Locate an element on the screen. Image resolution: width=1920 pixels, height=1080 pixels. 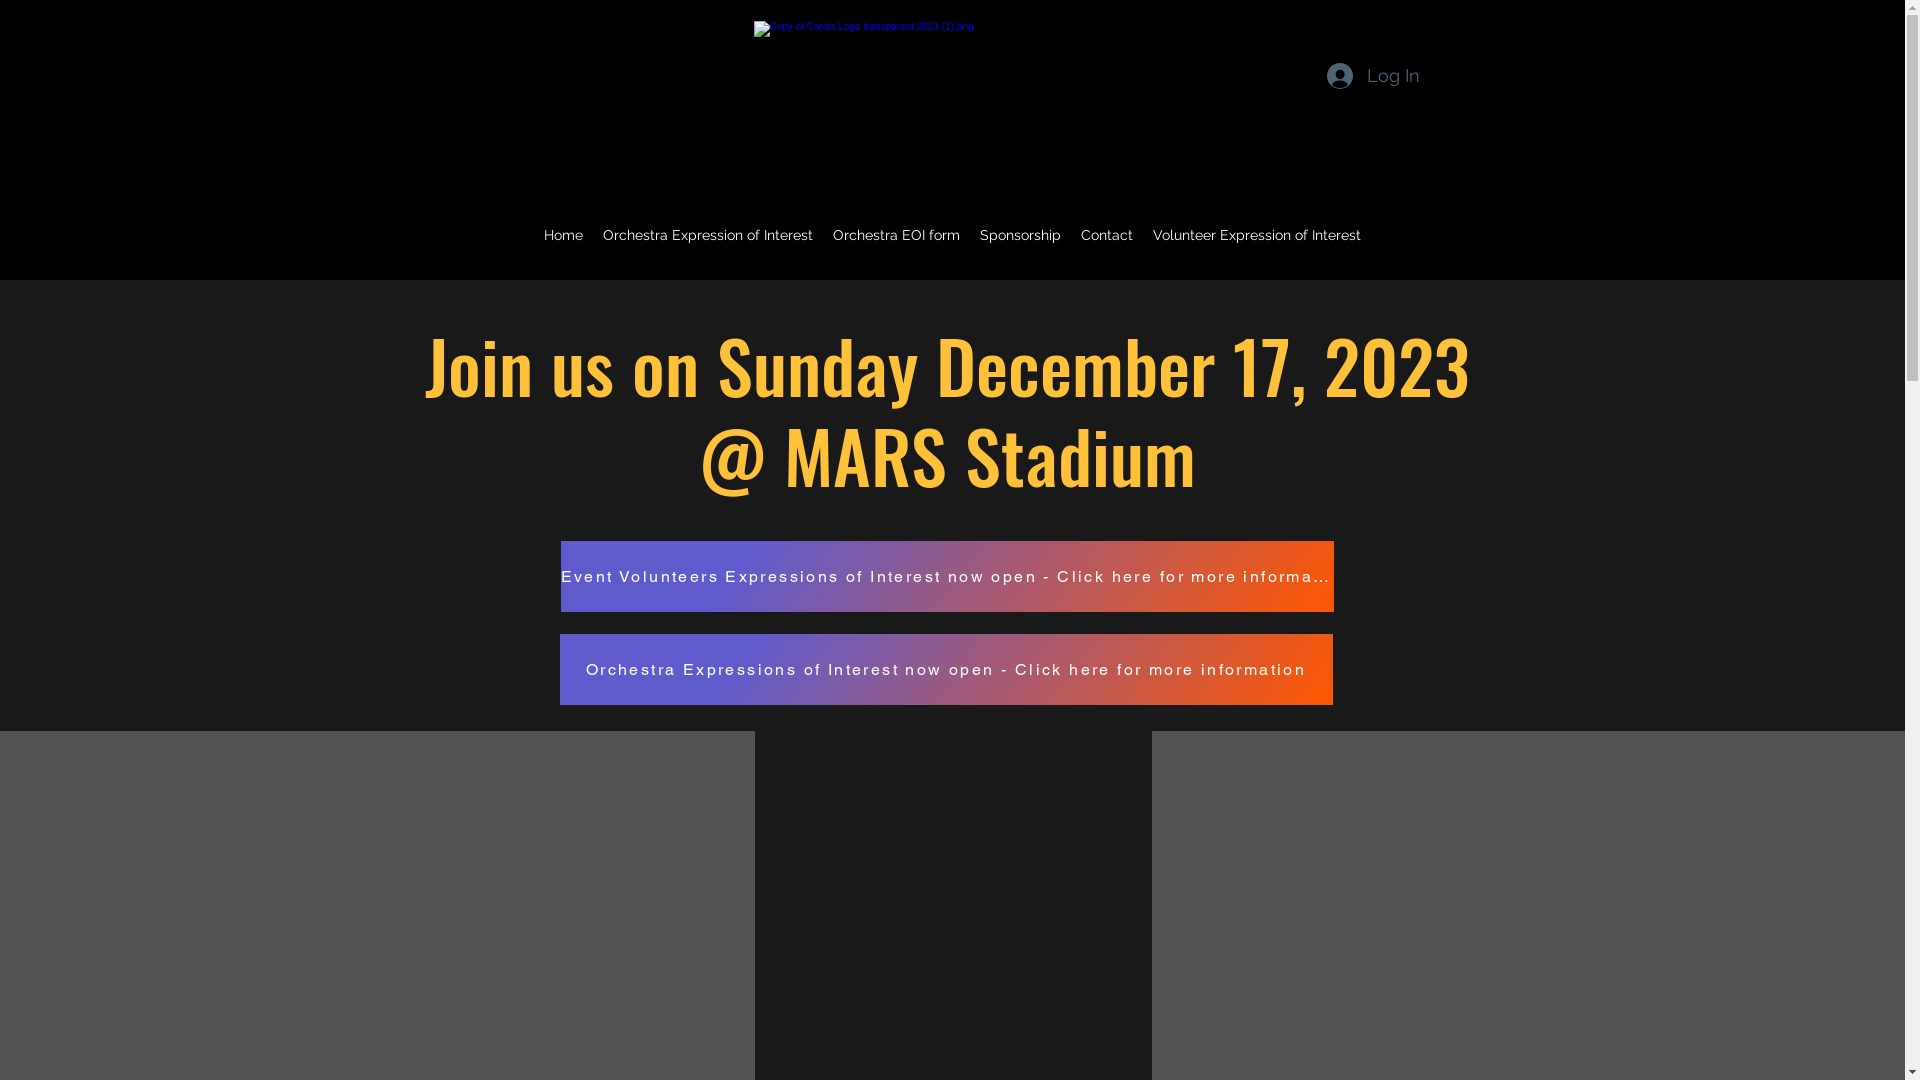
'Volunteer Expression of Interest' is located at coordinates (1256, 234).